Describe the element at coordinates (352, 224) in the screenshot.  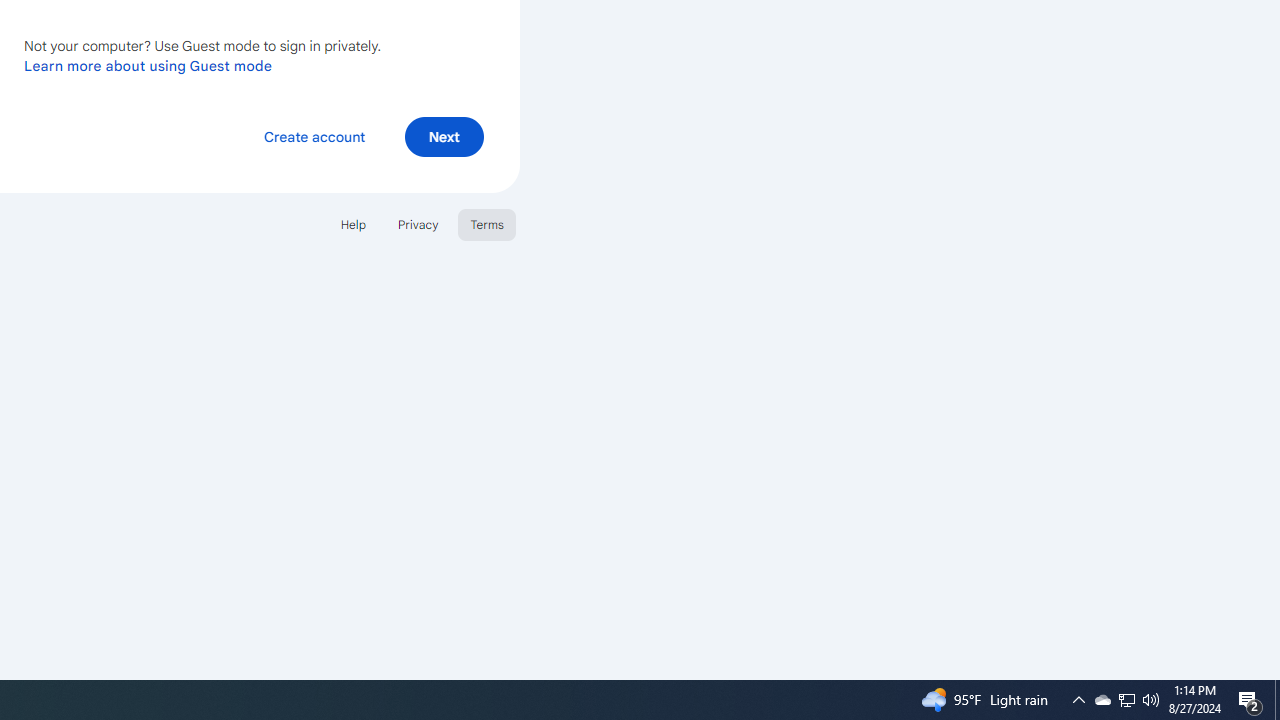
I see `'Help'` at that location.